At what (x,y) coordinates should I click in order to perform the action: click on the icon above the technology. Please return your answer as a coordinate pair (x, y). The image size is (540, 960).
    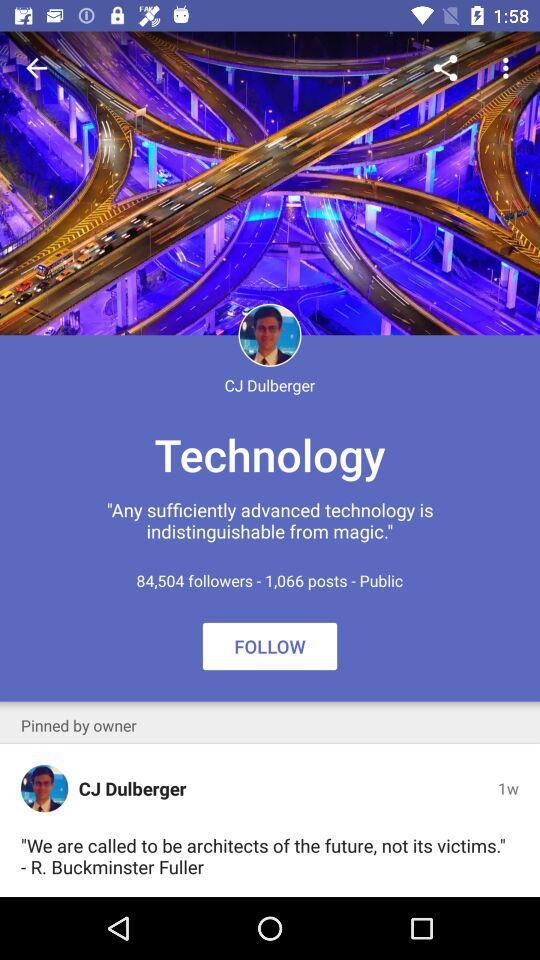
    Looking at the image, I should click on (36, 68).